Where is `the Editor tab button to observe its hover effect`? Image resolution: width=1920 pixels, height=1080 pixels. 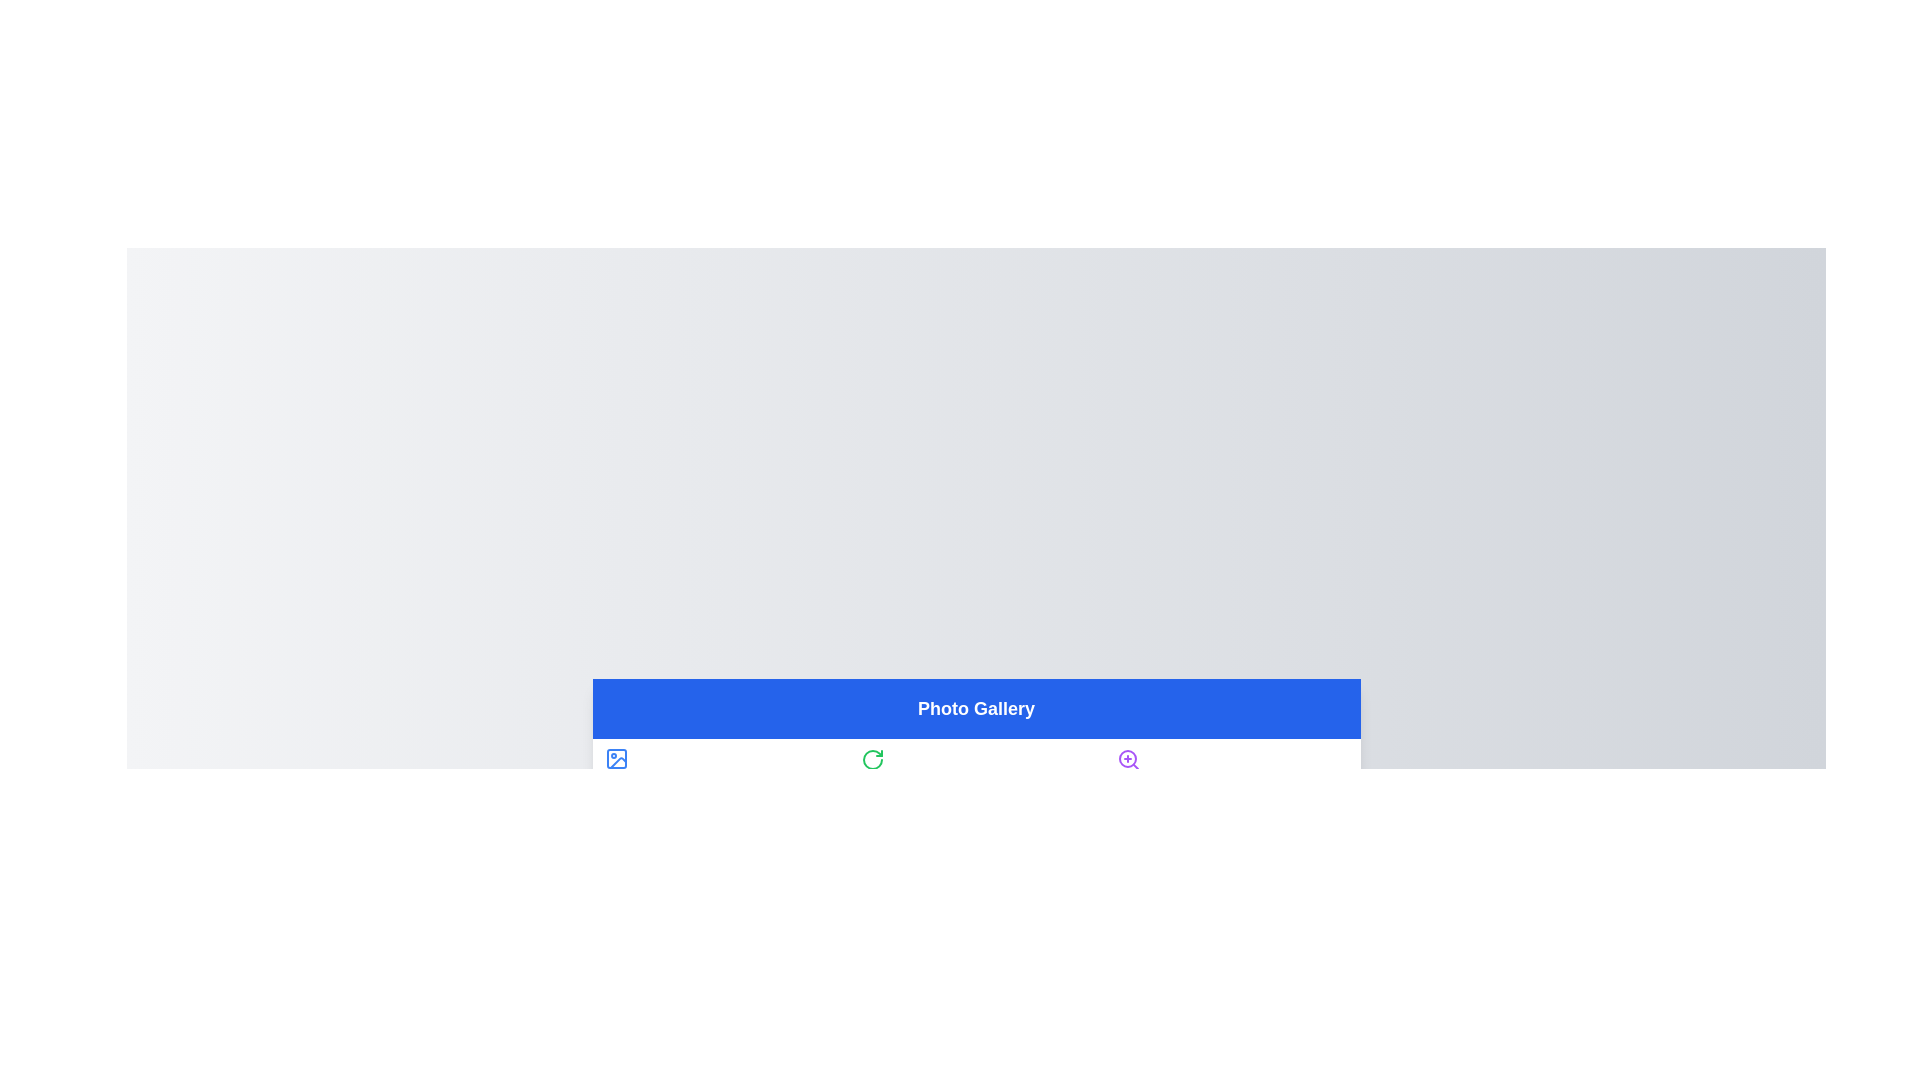 the Editor tab button to observe its hover effect is located at coordinates (976, 770).